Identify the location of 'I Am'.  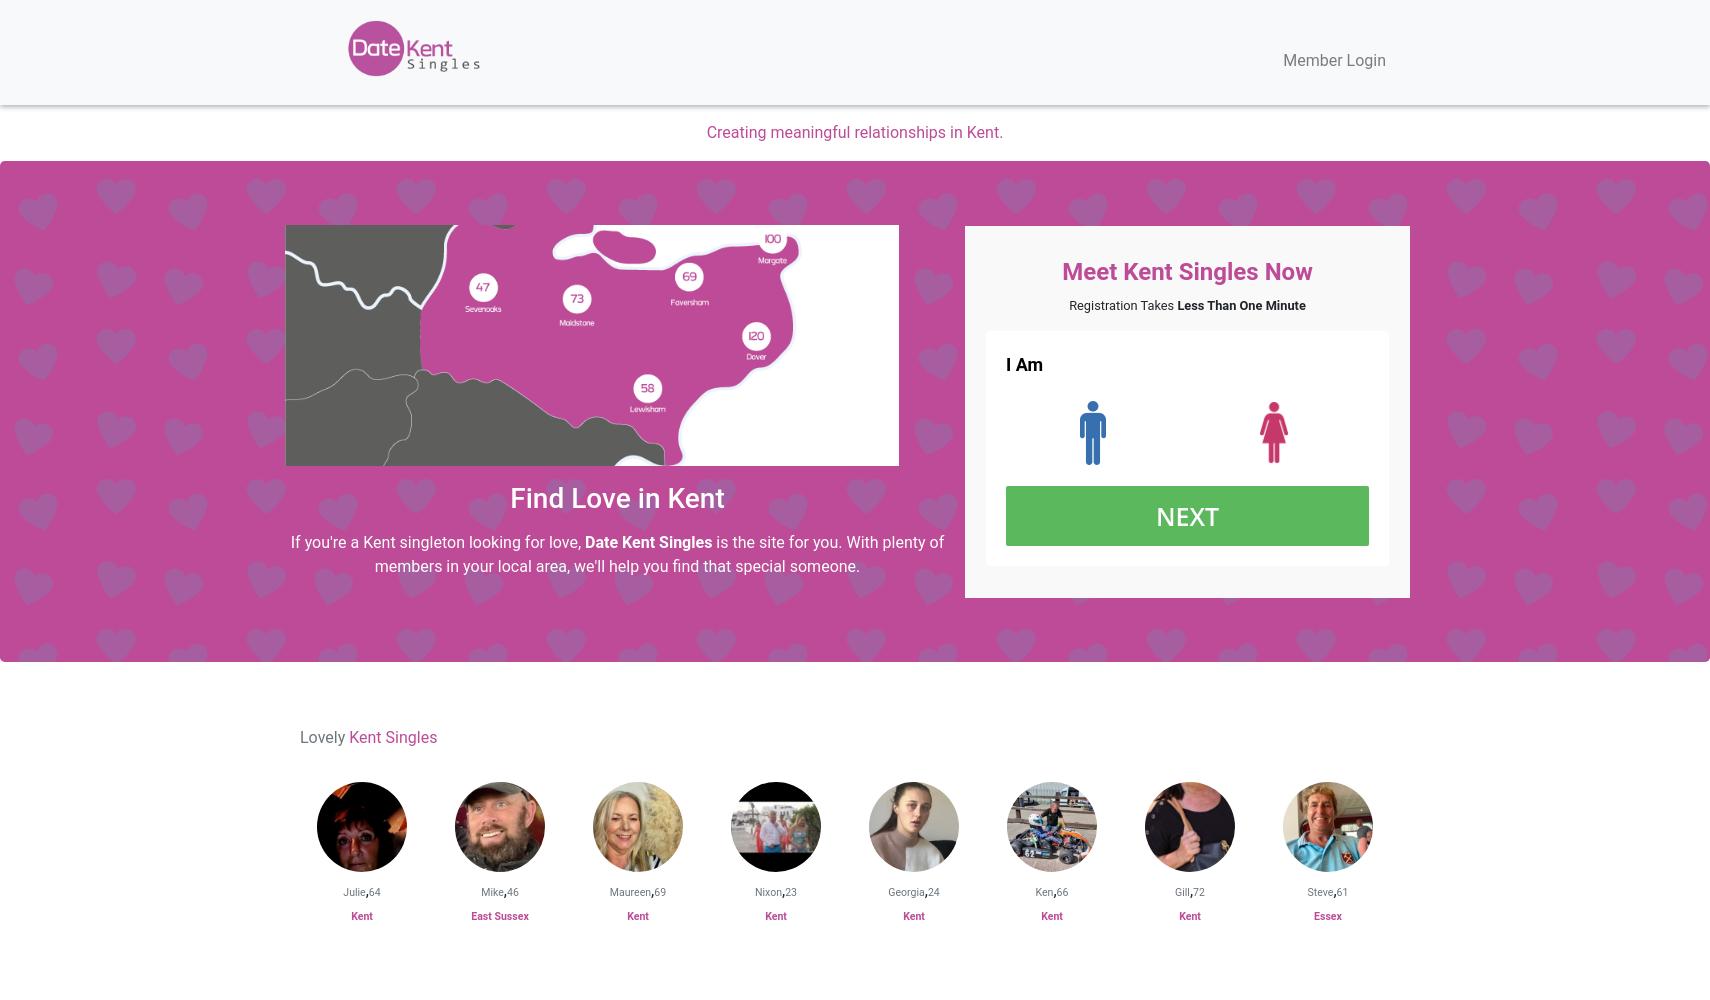
(1023, 363).